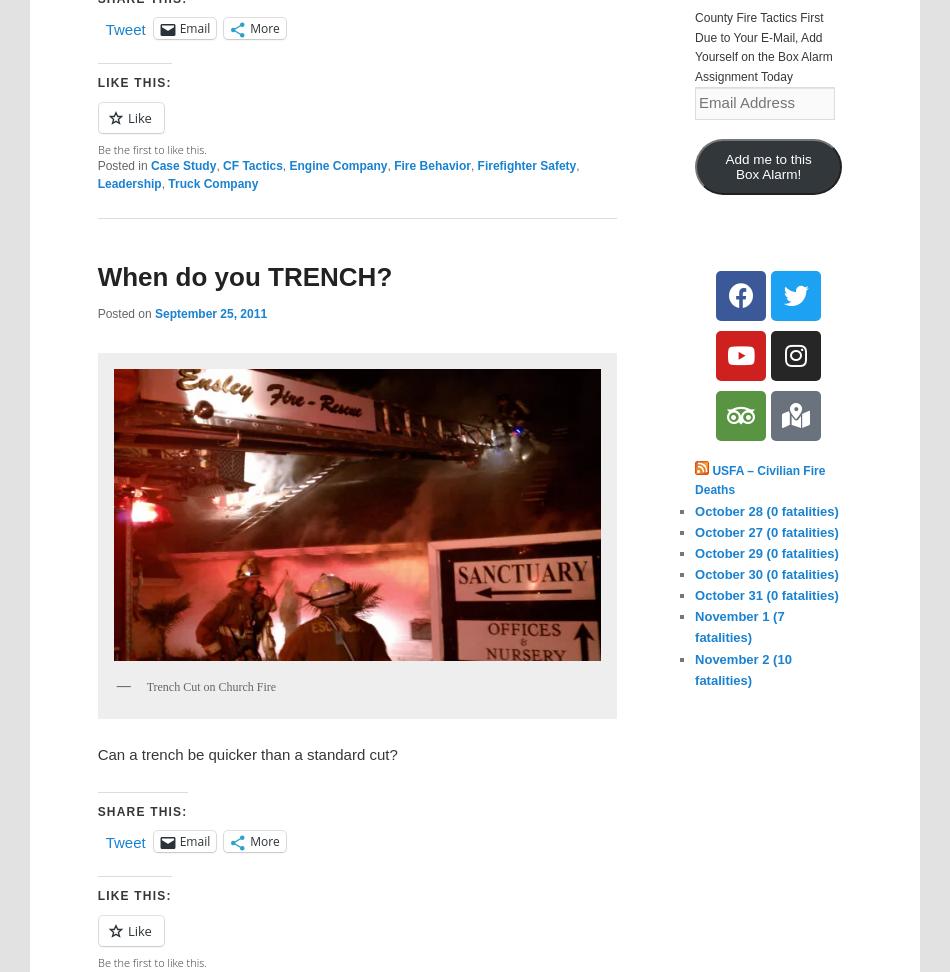  What do you see at coordinates (695, 668) in the screenshot?
I see `'November 2 (10 fatalities)'` at bounding box center [695, 668].